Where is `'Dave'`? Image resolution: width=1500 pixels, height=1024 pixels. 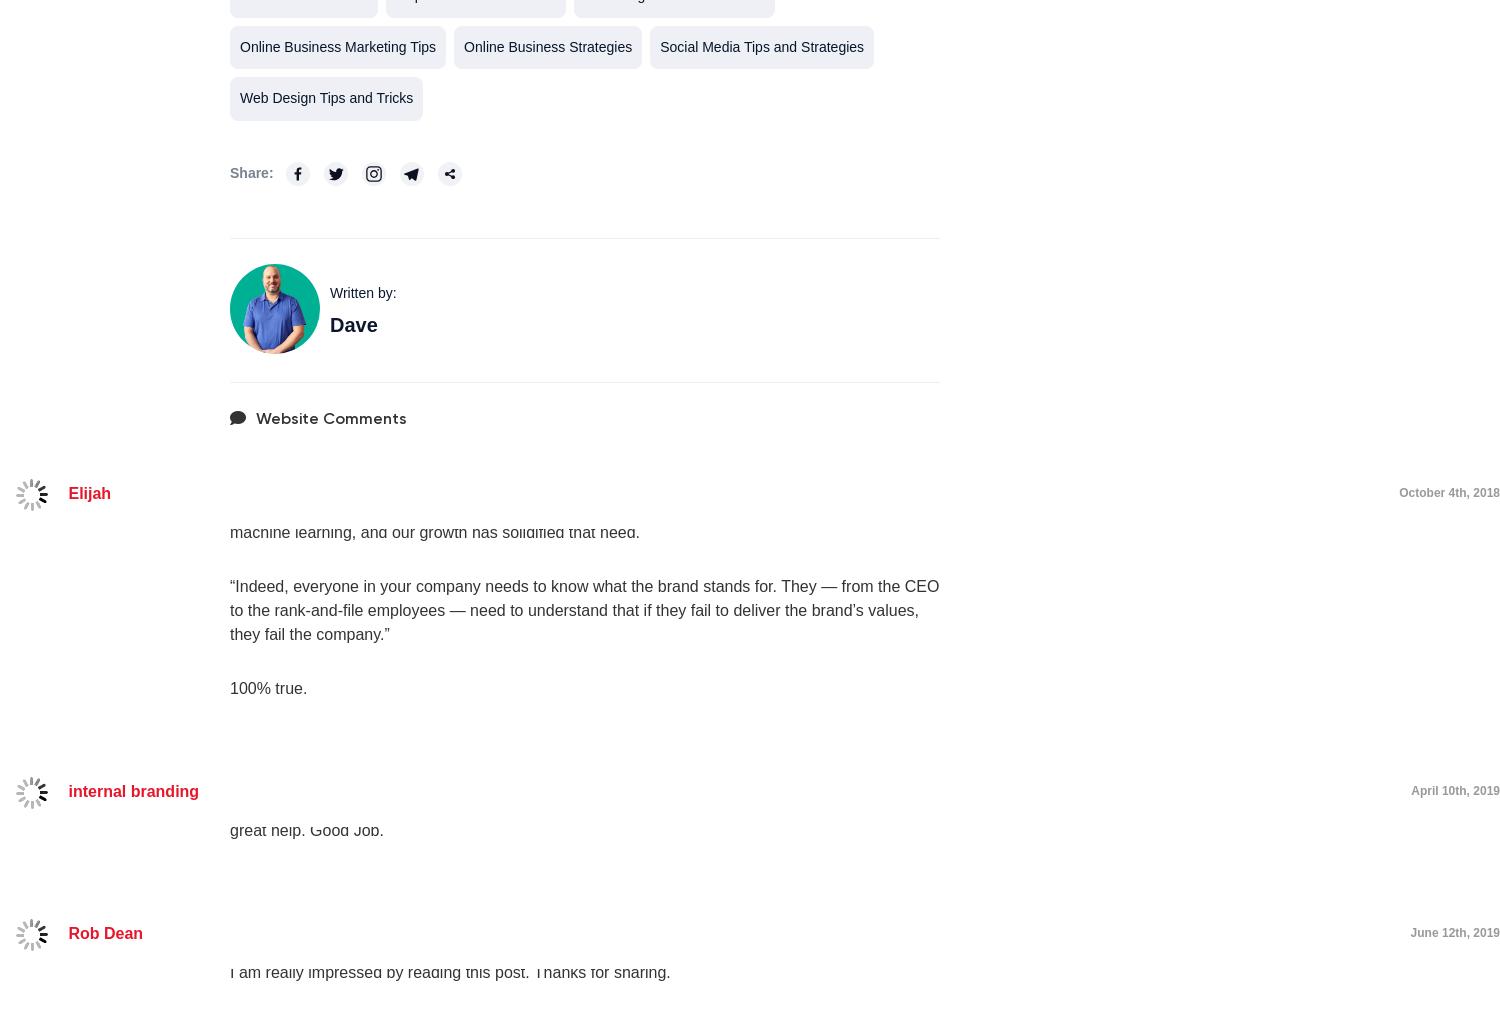
'Dave' is located at coordinates (352, 324).